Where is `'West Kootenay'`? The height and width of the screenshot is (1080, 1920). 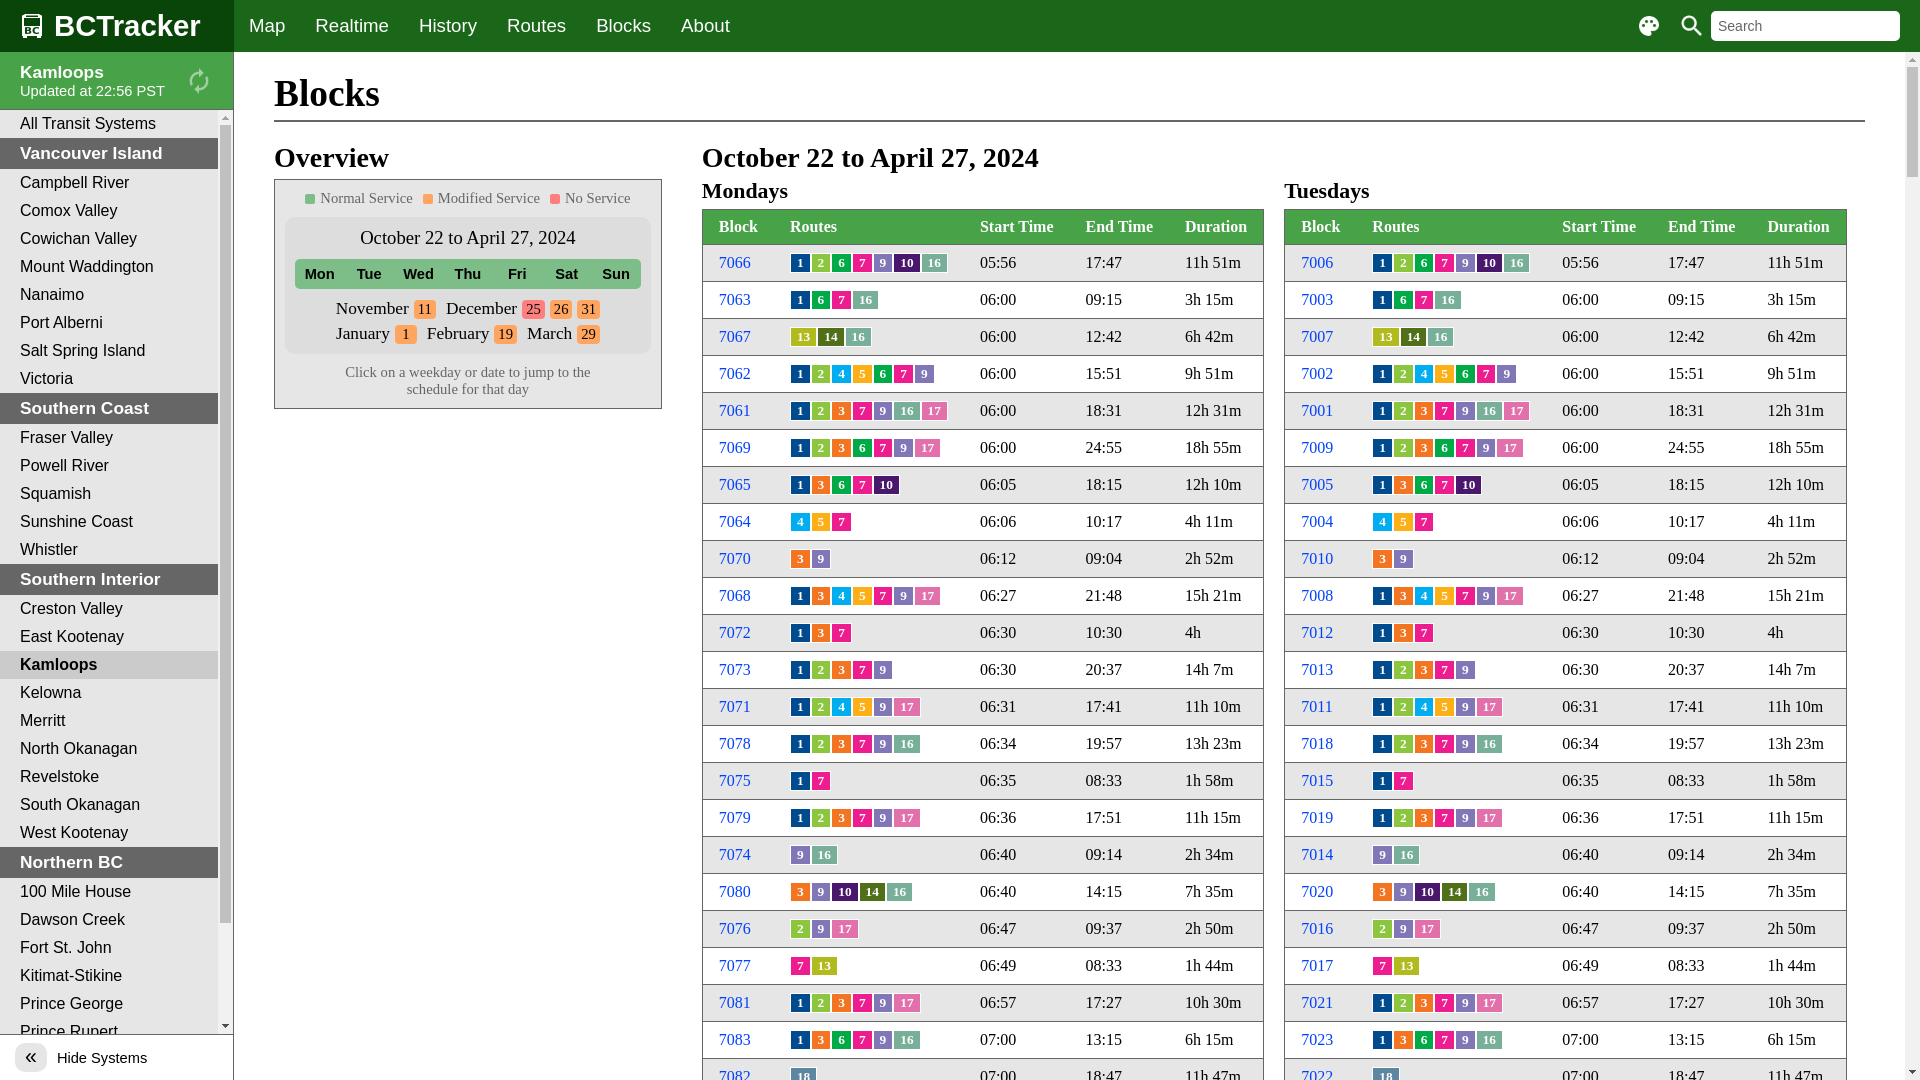
'West Kootenay' is located at coordinates (108, 833).